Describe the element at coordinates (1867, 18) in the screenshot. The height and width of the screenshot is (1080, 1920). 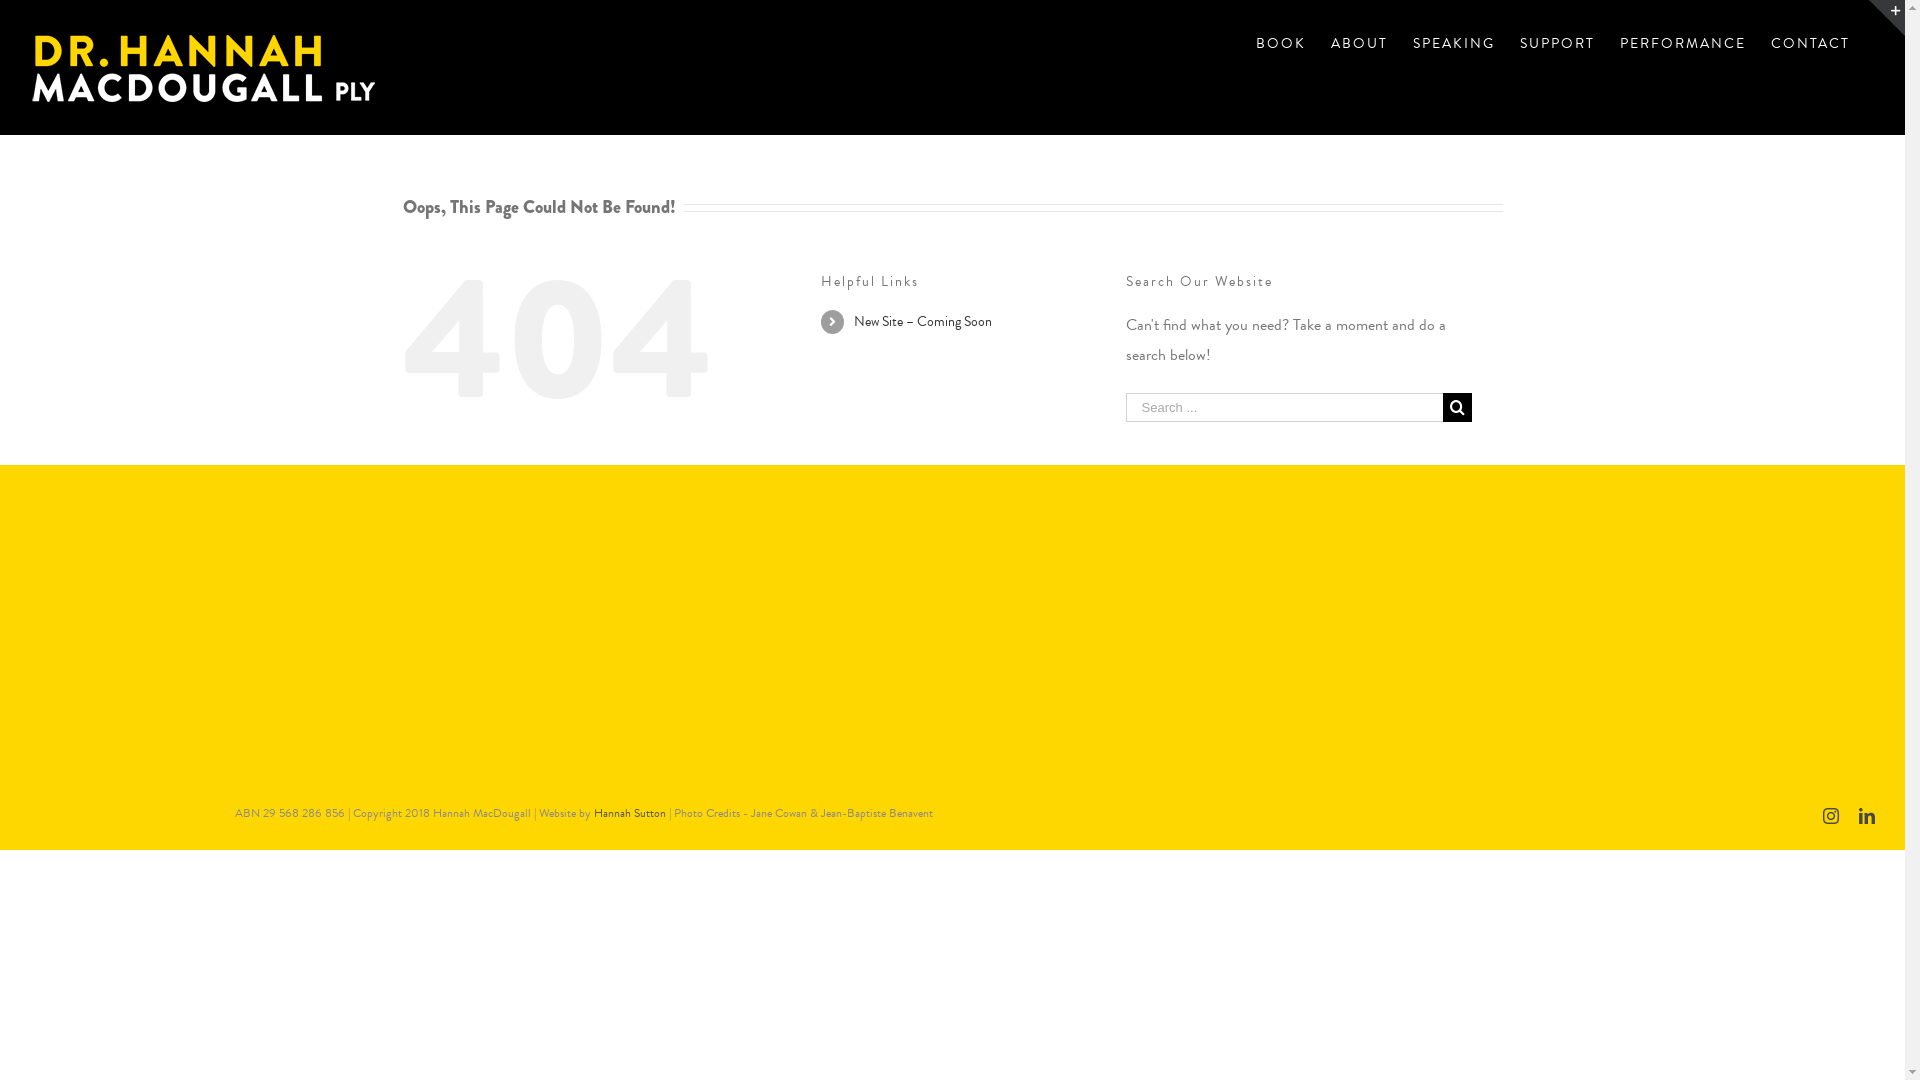
I see `'Toggle Sliding Bar Area'` at that location.